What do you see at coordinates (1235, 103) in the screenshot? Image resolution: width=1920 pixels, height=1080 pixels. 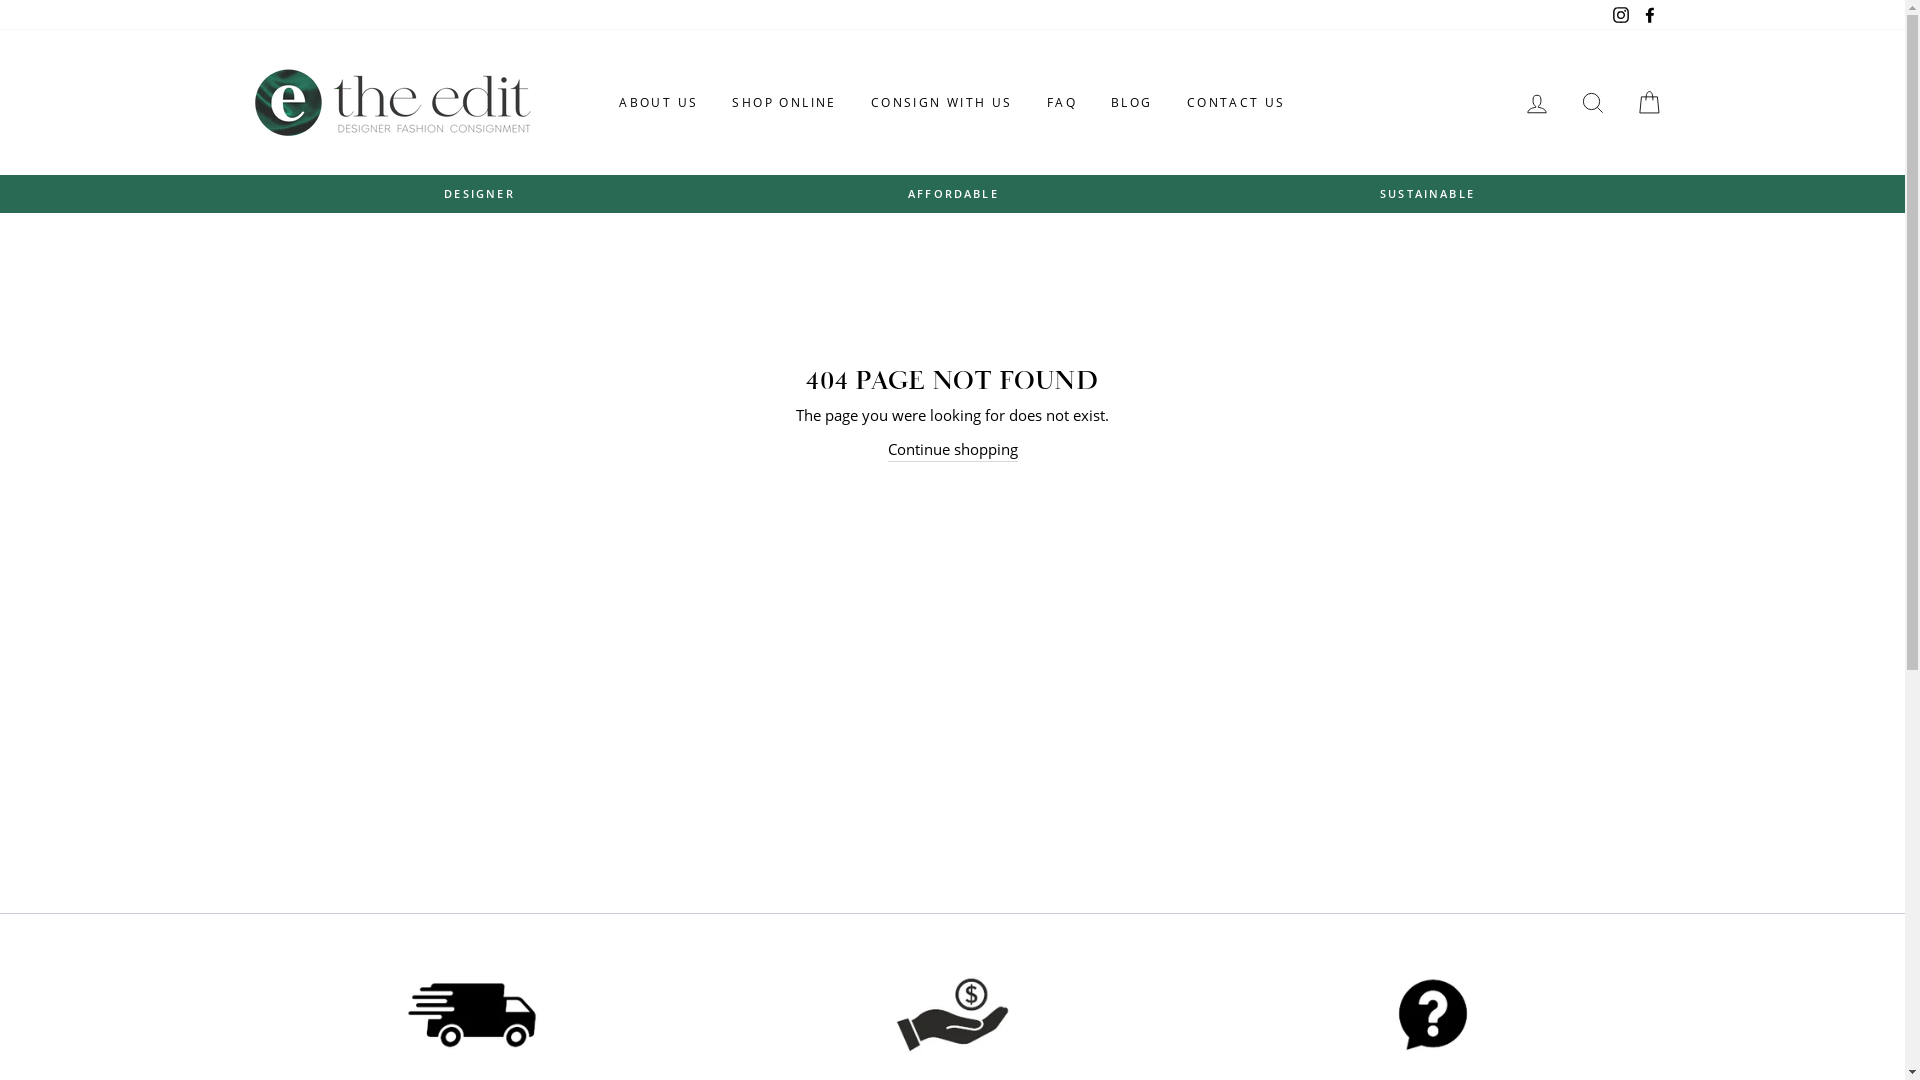 I see `'CONTACT US'` at bounding box center [1235, 103].